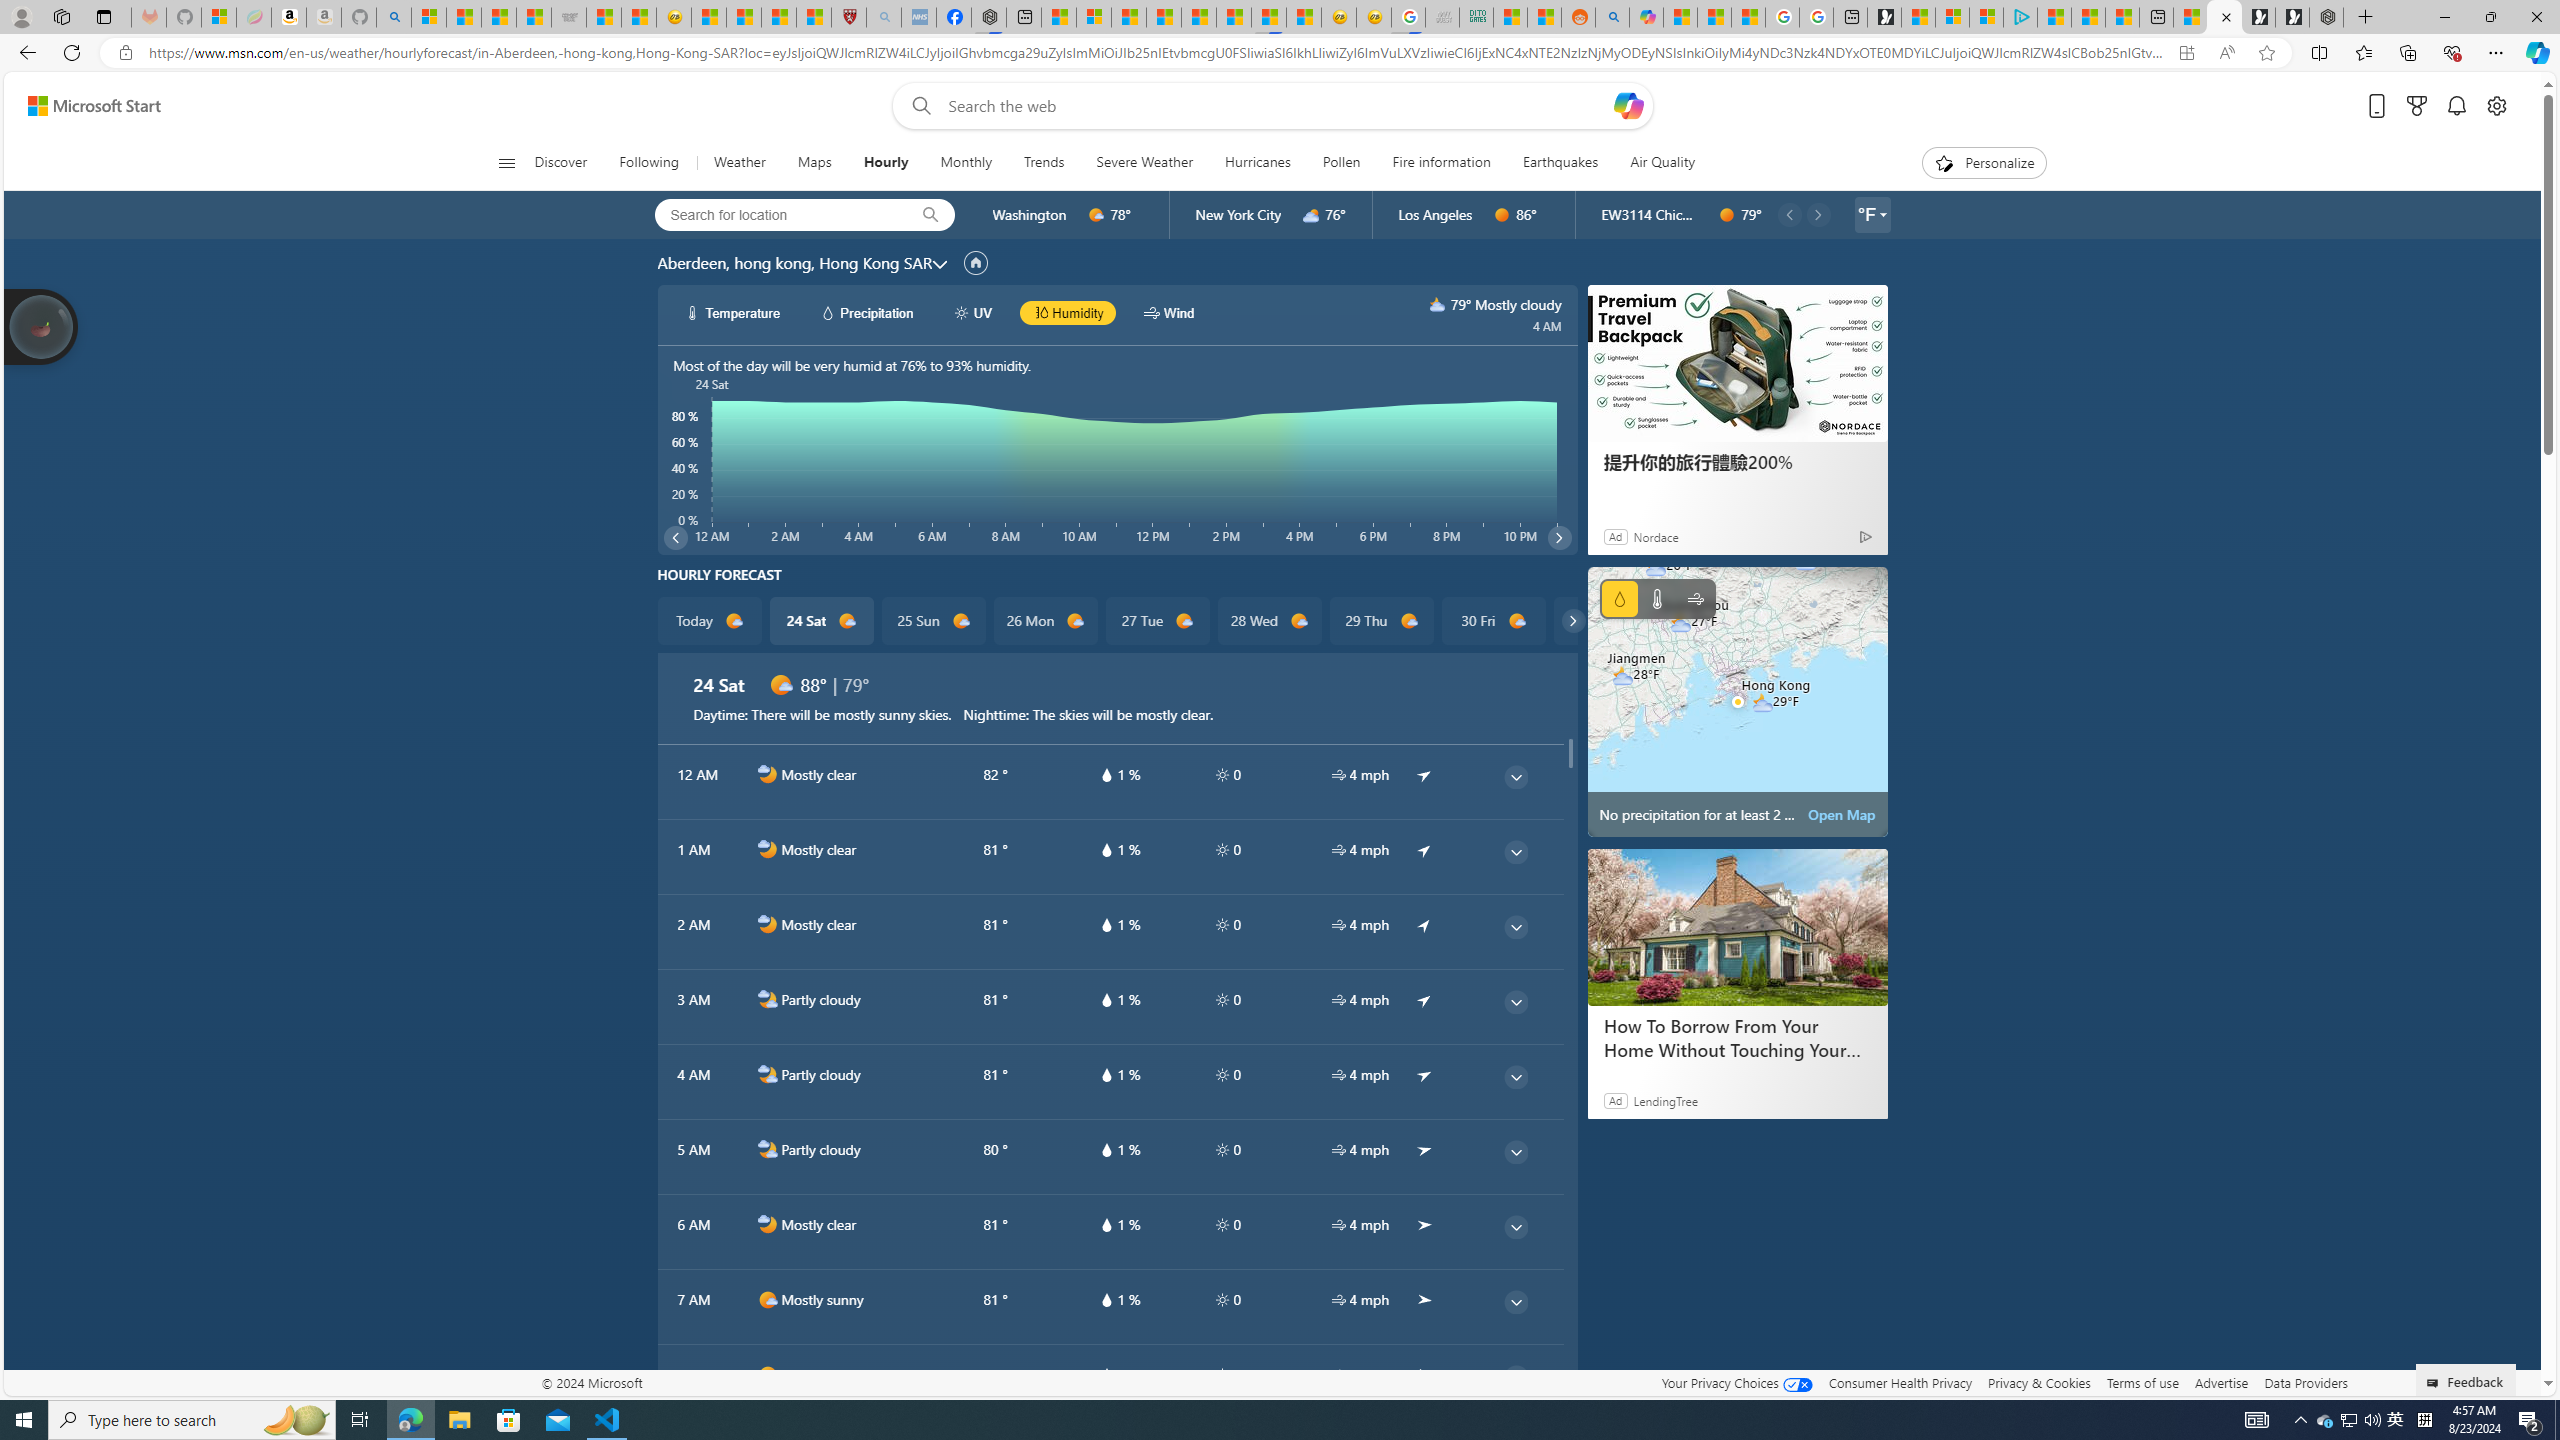  Describe the element at coordinates (933, 620) in the screenshot. I see `'25 Sun d1000'` at that location.